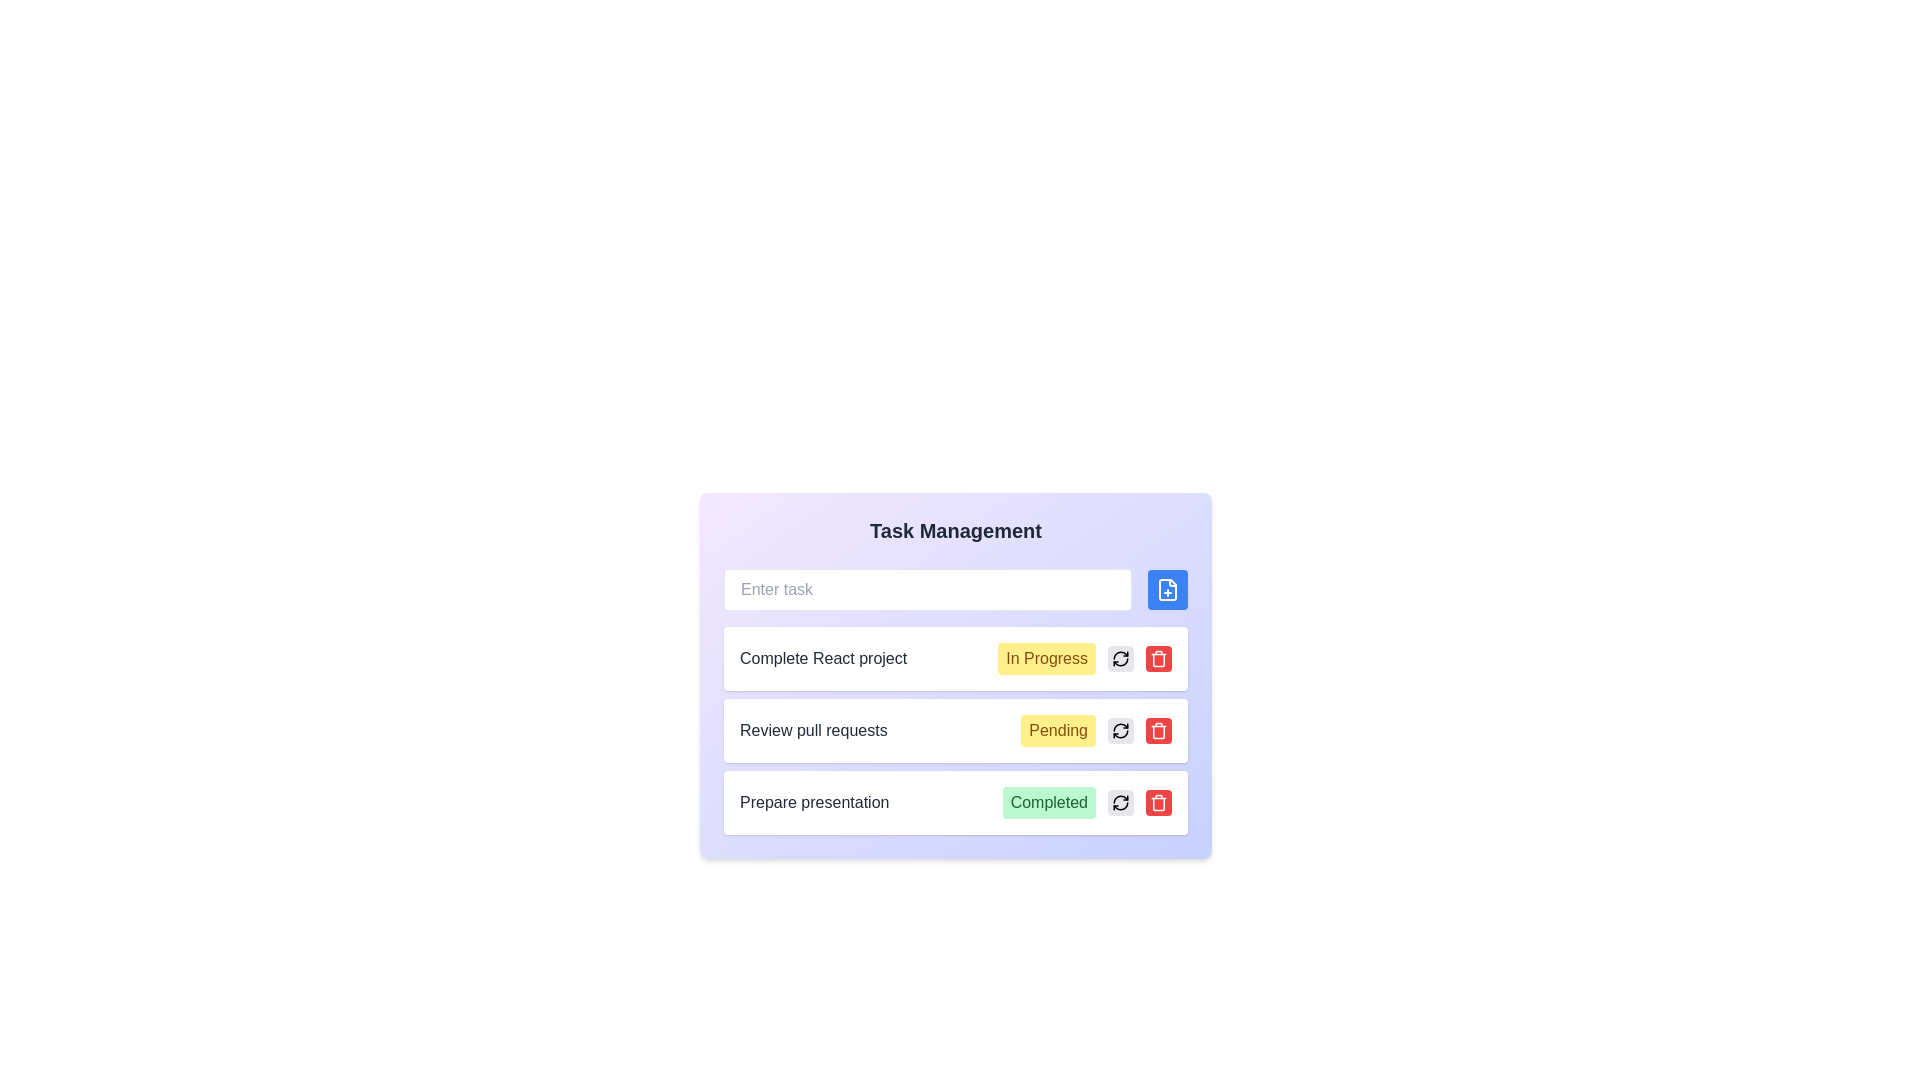 The image size is (1920, 1080). Describe the element at coordinates (1158, 801) in the screenshot. I see `the delete button associated with the 'Prepare presentation' task, which is positioned in the third row of the task list and is the last button on the right` at that location.